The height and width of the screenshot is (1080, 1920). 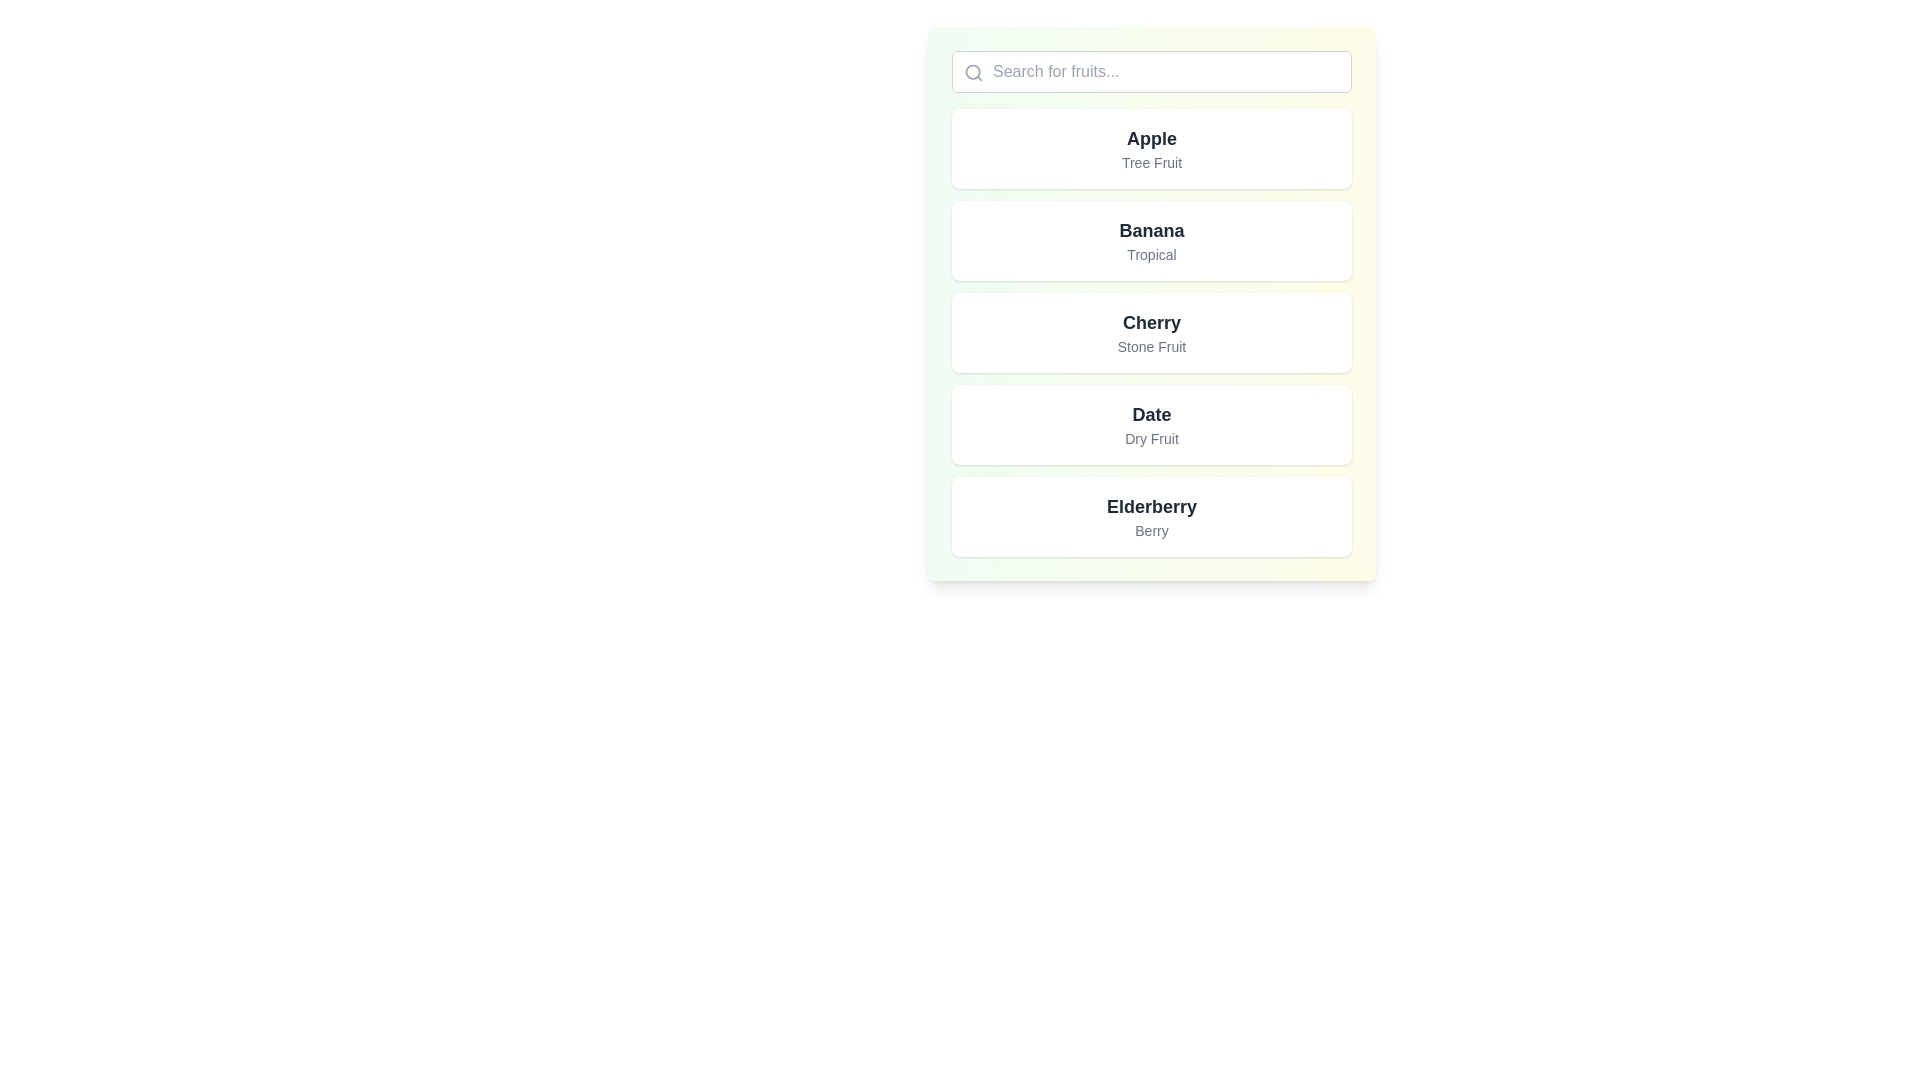 I want to click on the rectangular card labeled 'Date' that contains the subtitle 'Dry Fruit', which is the fourth card in a stacked list of similar cards, positioned between the 'Cherry' and 'Elderberry' cards, so click(x=1152, y=423).